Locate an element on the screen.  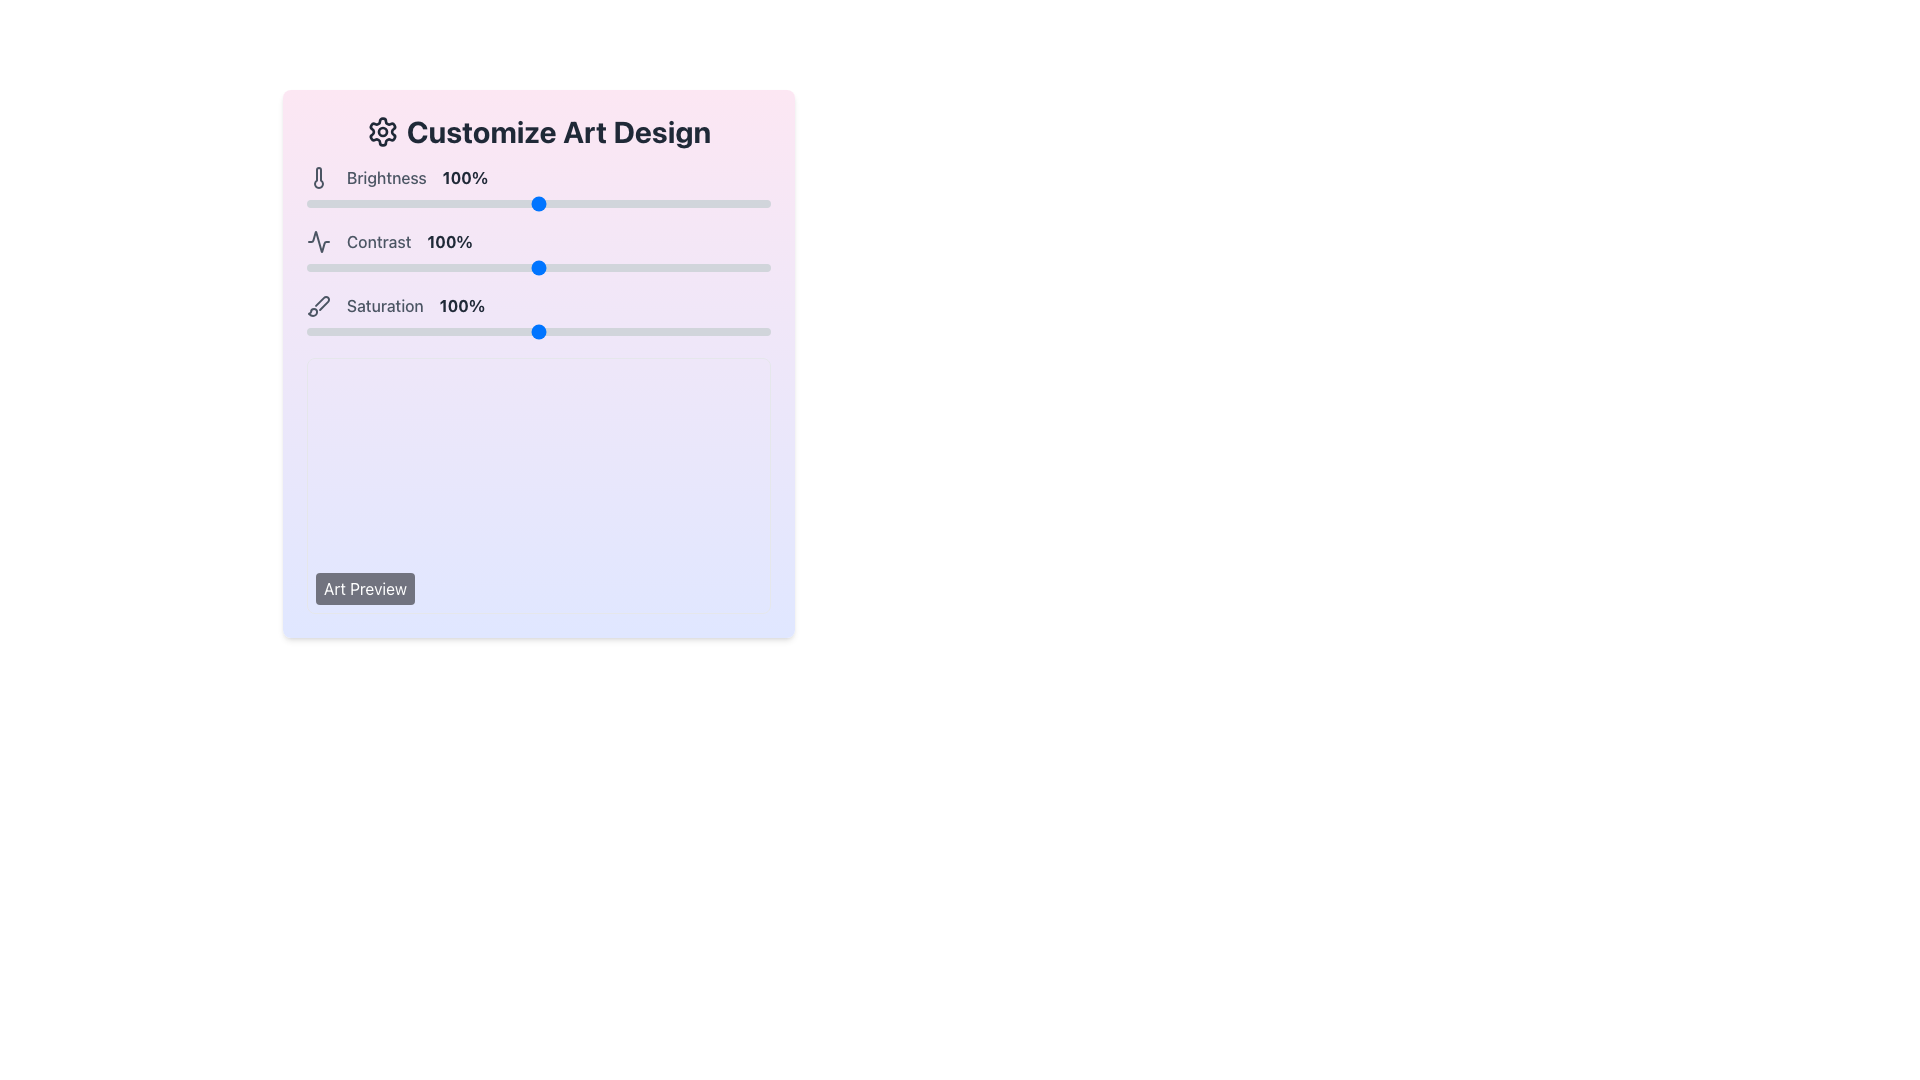
the saturation level is located at coordinates (648, 330).